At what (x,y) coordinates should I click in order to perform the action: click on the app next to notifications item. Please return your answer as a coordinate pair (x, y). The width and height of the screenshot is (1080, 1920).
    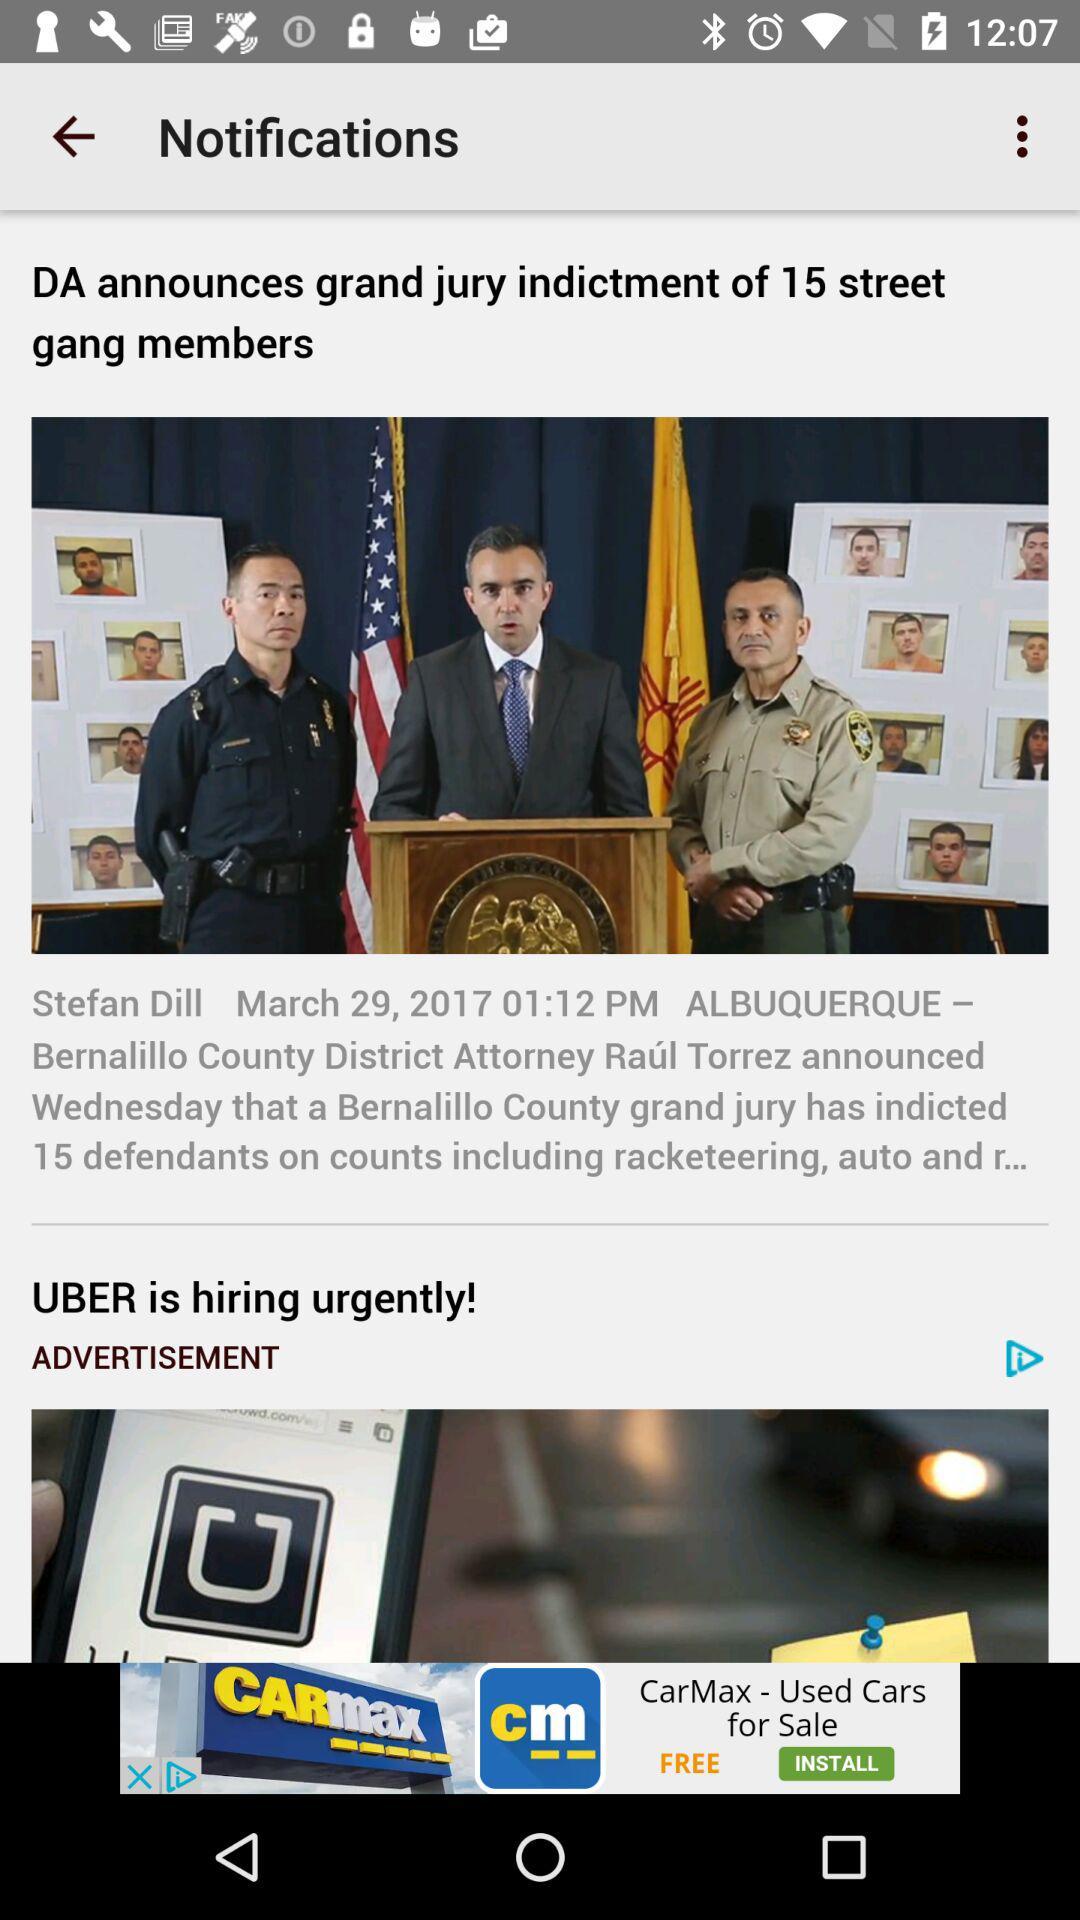
    Looking at the image, I should click on (72, 135).